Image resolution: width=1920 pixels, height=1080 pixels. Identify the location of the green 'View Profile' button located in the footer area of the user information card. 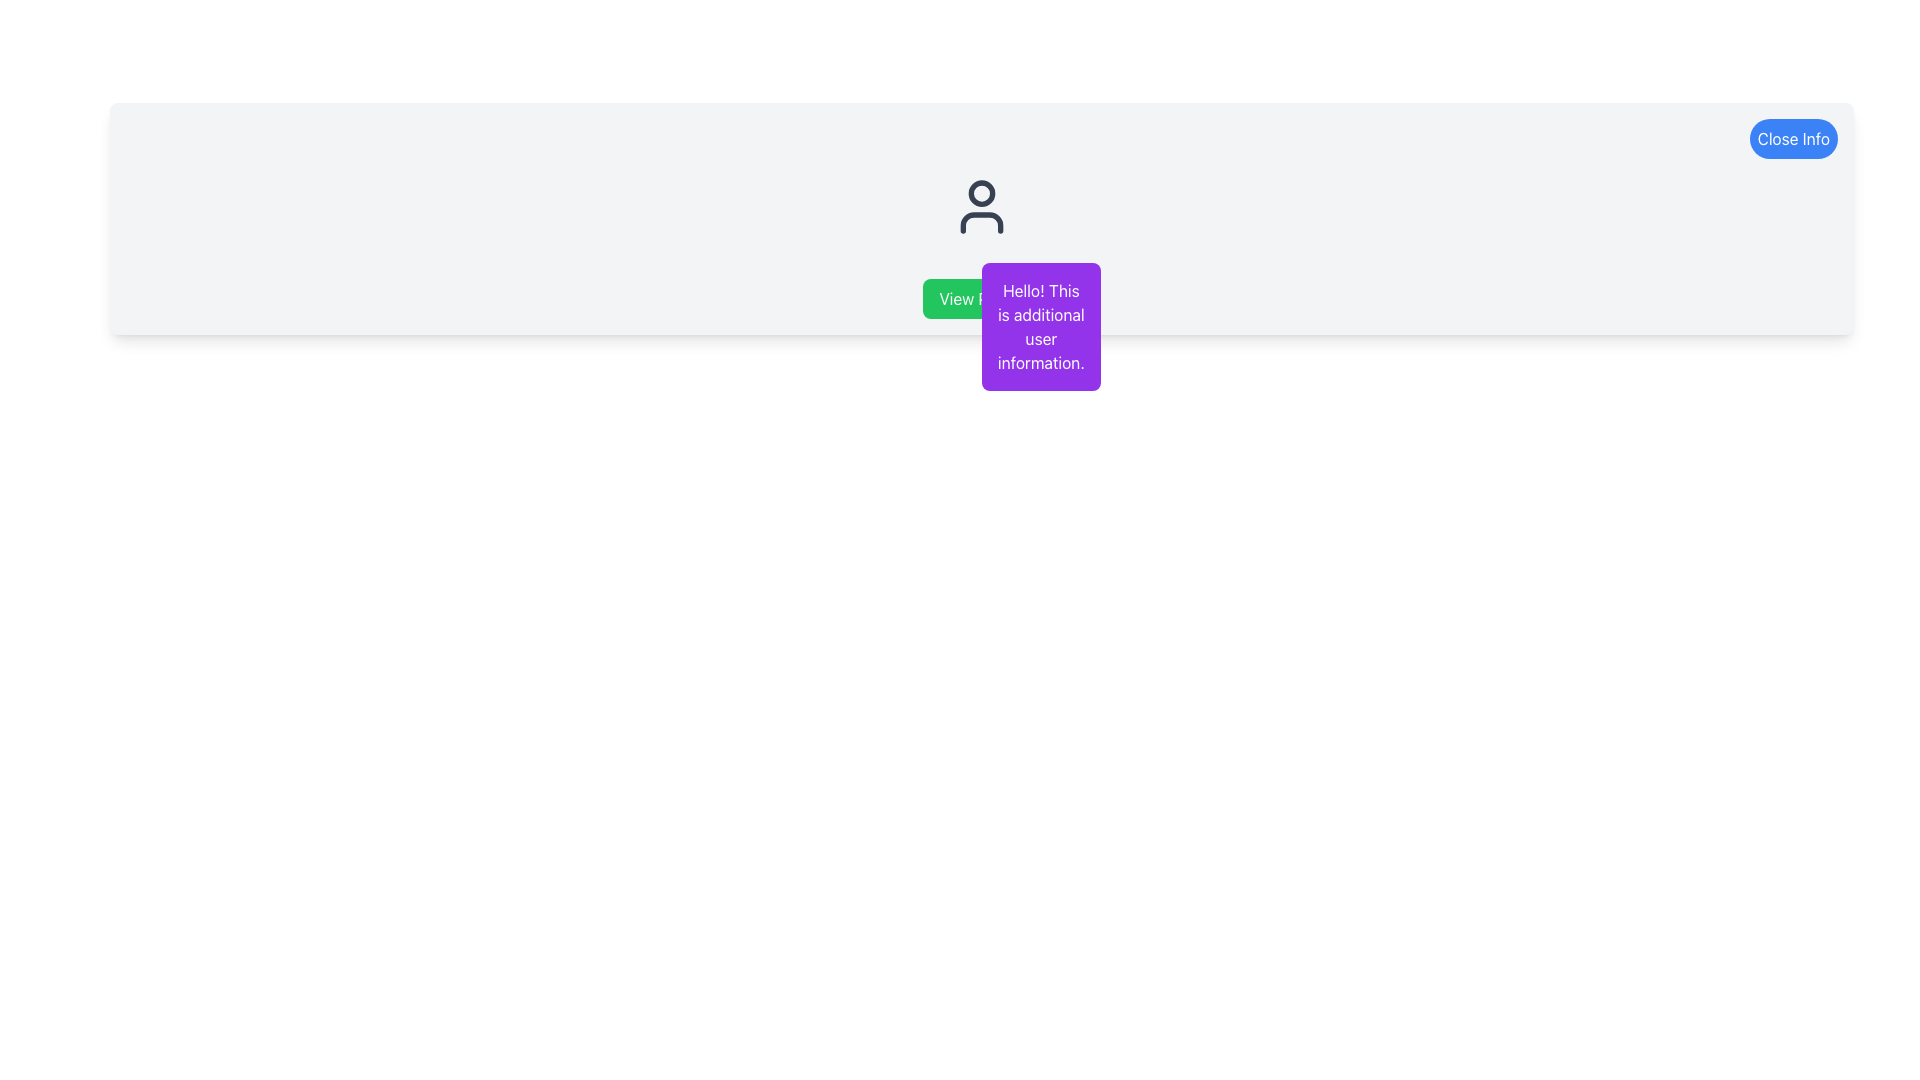
(982, 299).